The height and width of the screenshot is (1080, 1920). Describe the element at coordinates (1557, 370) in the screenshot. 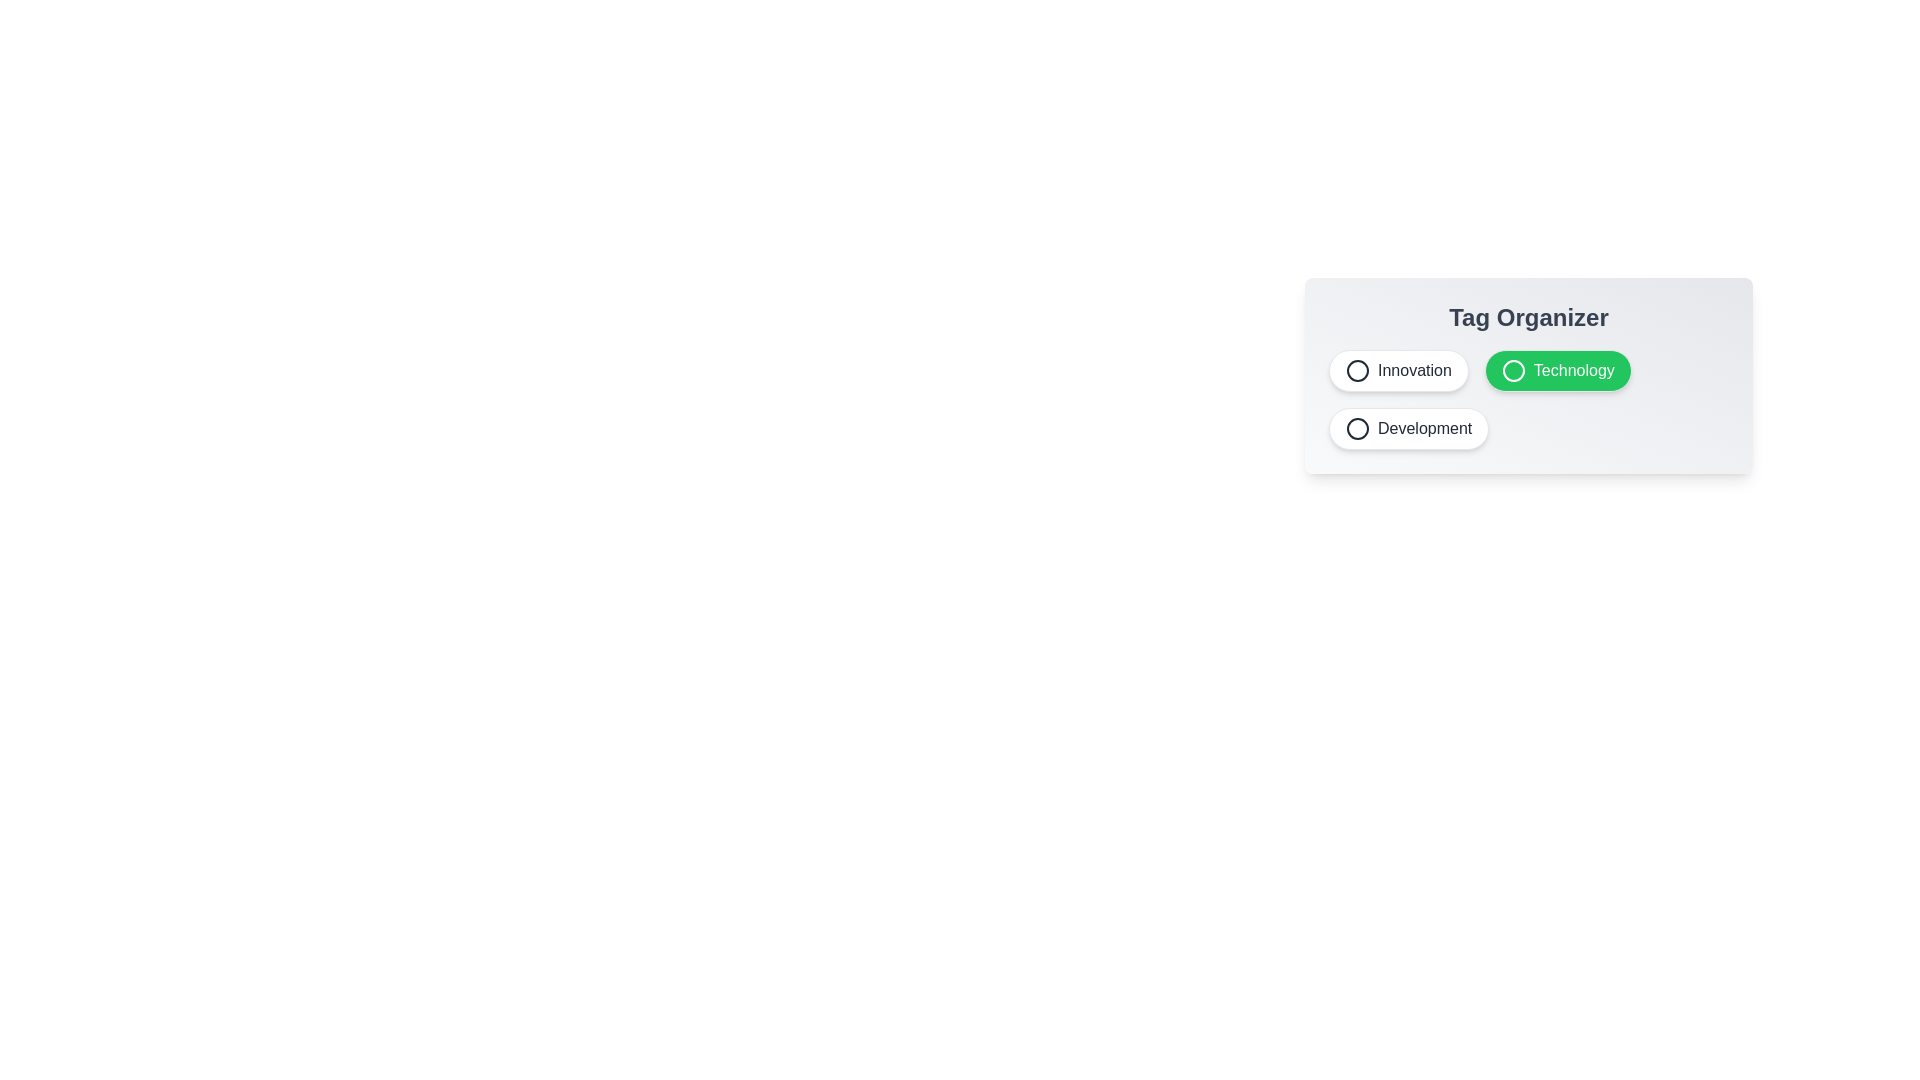

I see `the tag Technology` at that location.